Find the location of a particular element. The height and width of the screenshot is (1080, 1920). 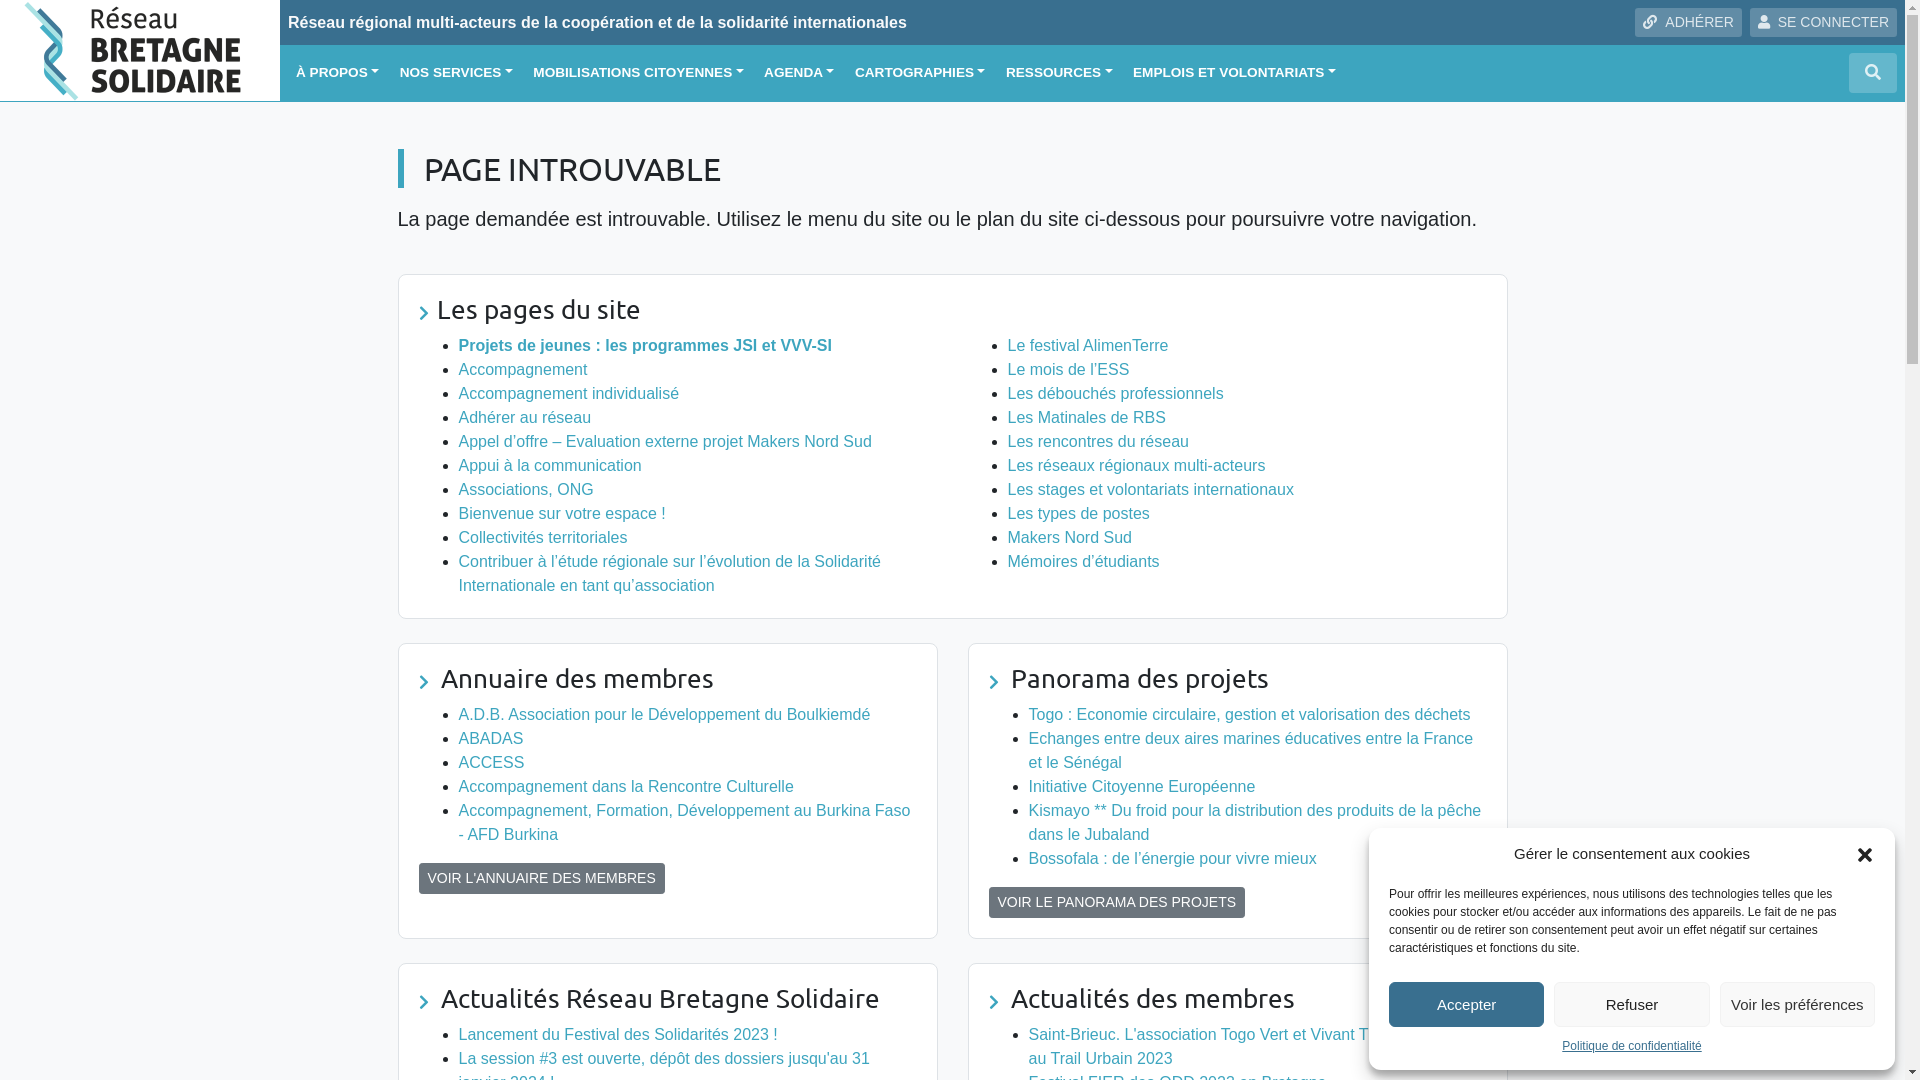

'Les types de postes' is located at coordinates (1078, 512).